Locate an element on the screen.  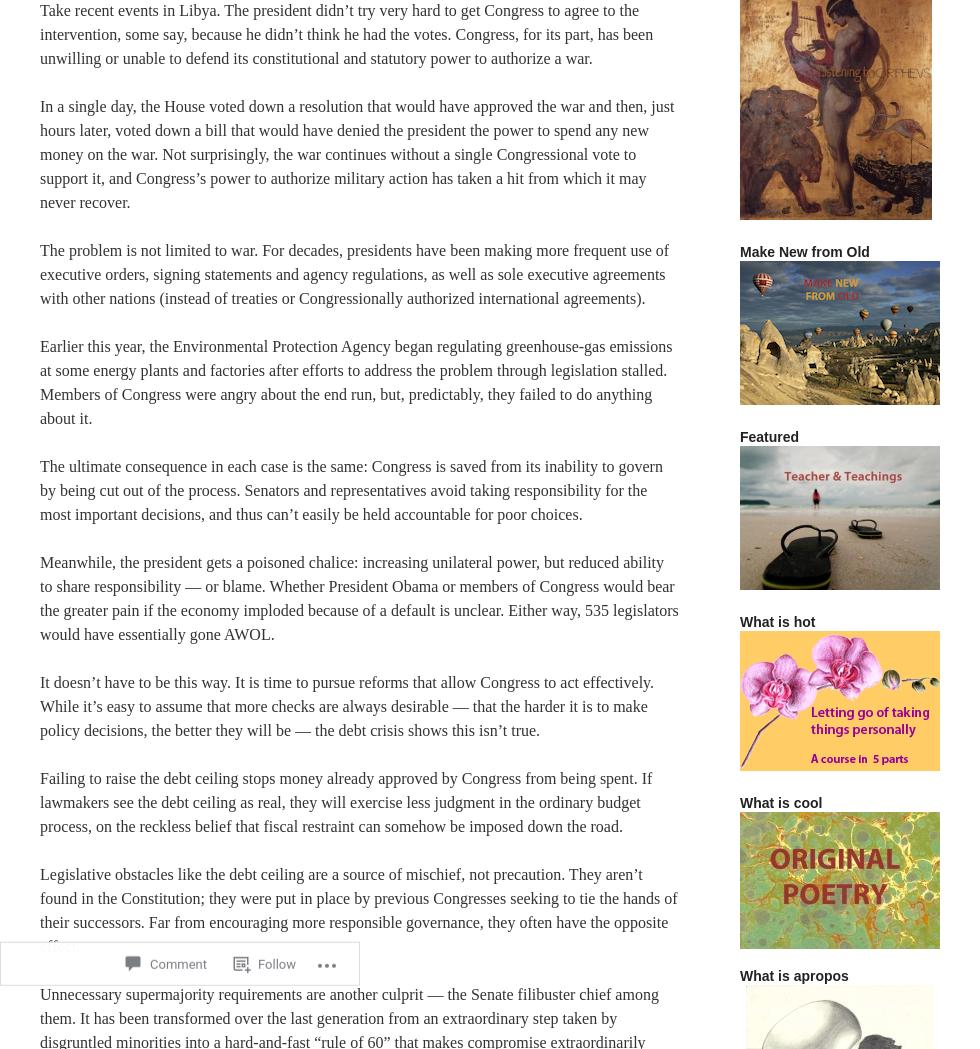
'The problem is not limited to war. For decades, presidents have been making more frequent use of executive orders, signing statements and agency regulations, as well as sole executive agreements with other nations (instead of treaties or Congressionally authorized international agreements).' is located at coordinates (354, 273).